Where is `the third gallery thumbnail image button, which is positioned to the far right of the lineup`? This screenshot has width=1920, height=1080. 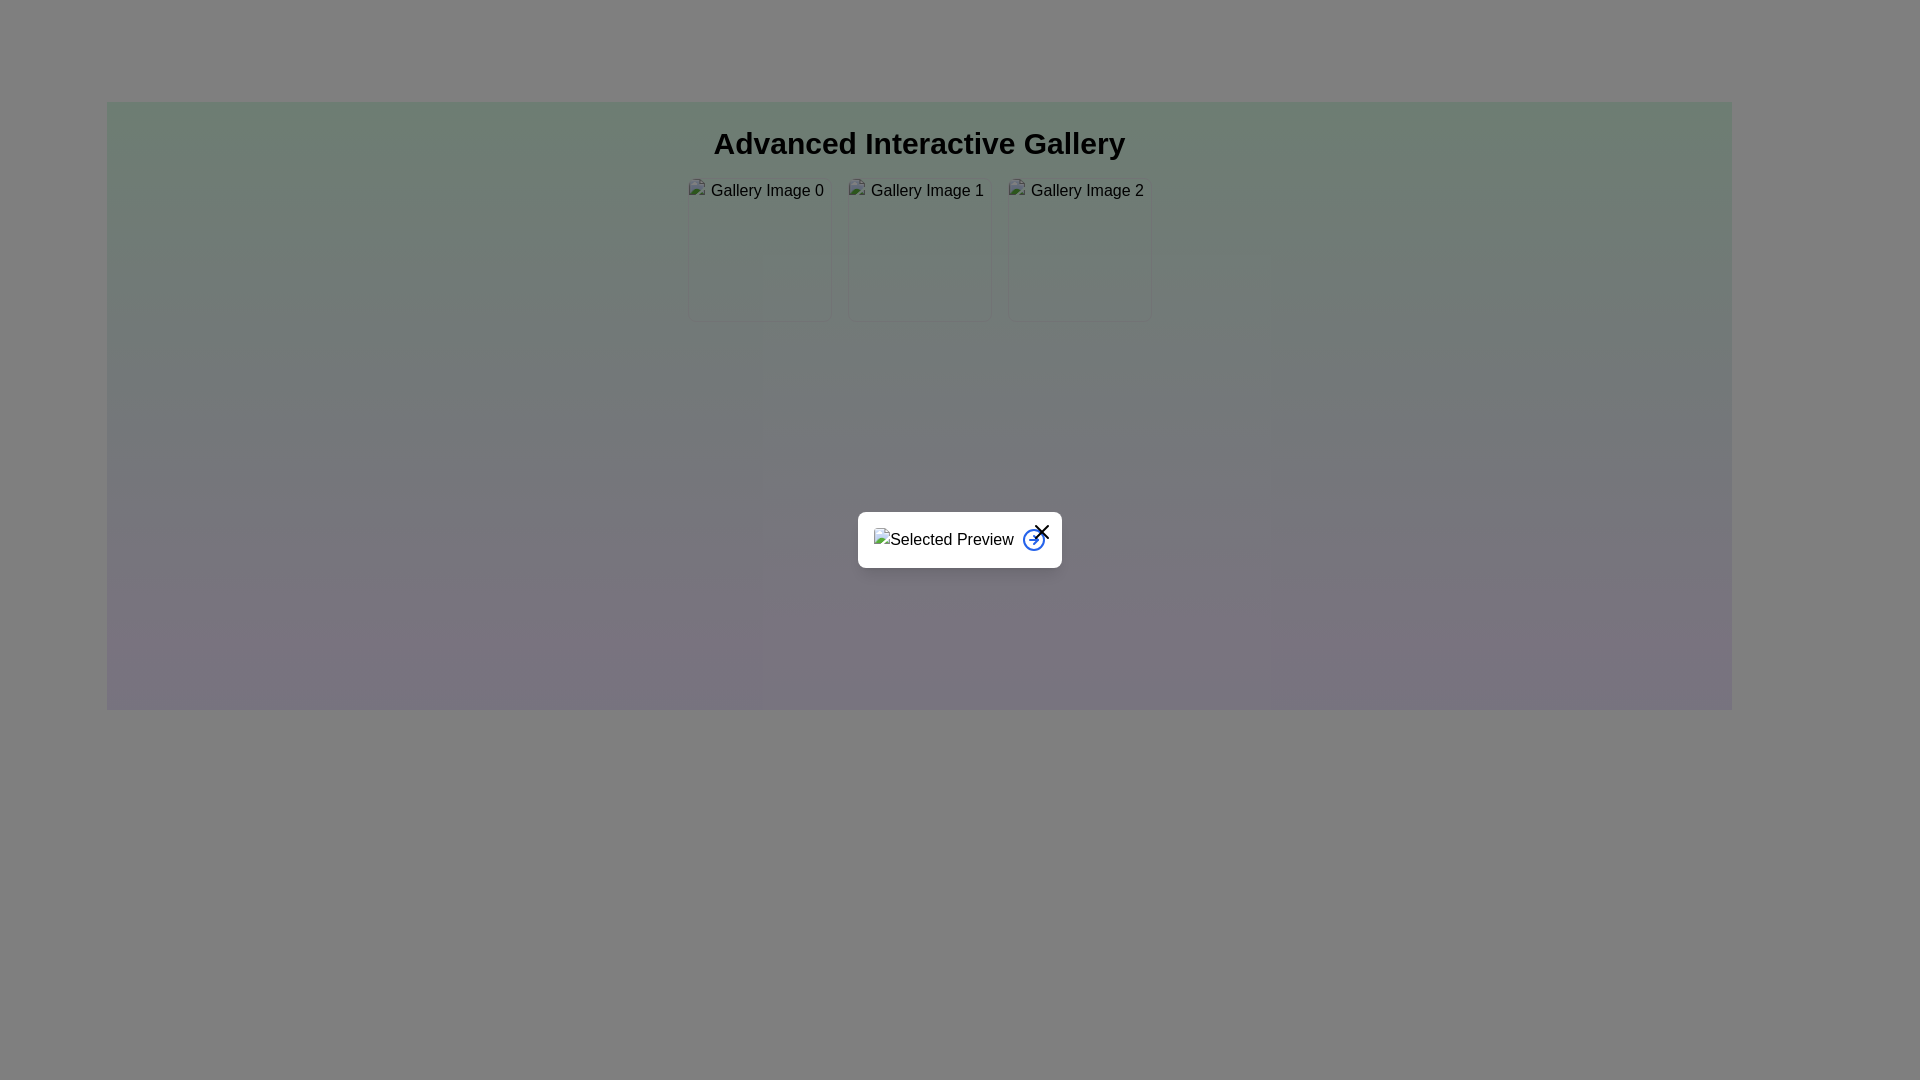
the third gallery thumbnail image button, which is positioned to the far right of the lineup is located at coordinates (1078, 249).